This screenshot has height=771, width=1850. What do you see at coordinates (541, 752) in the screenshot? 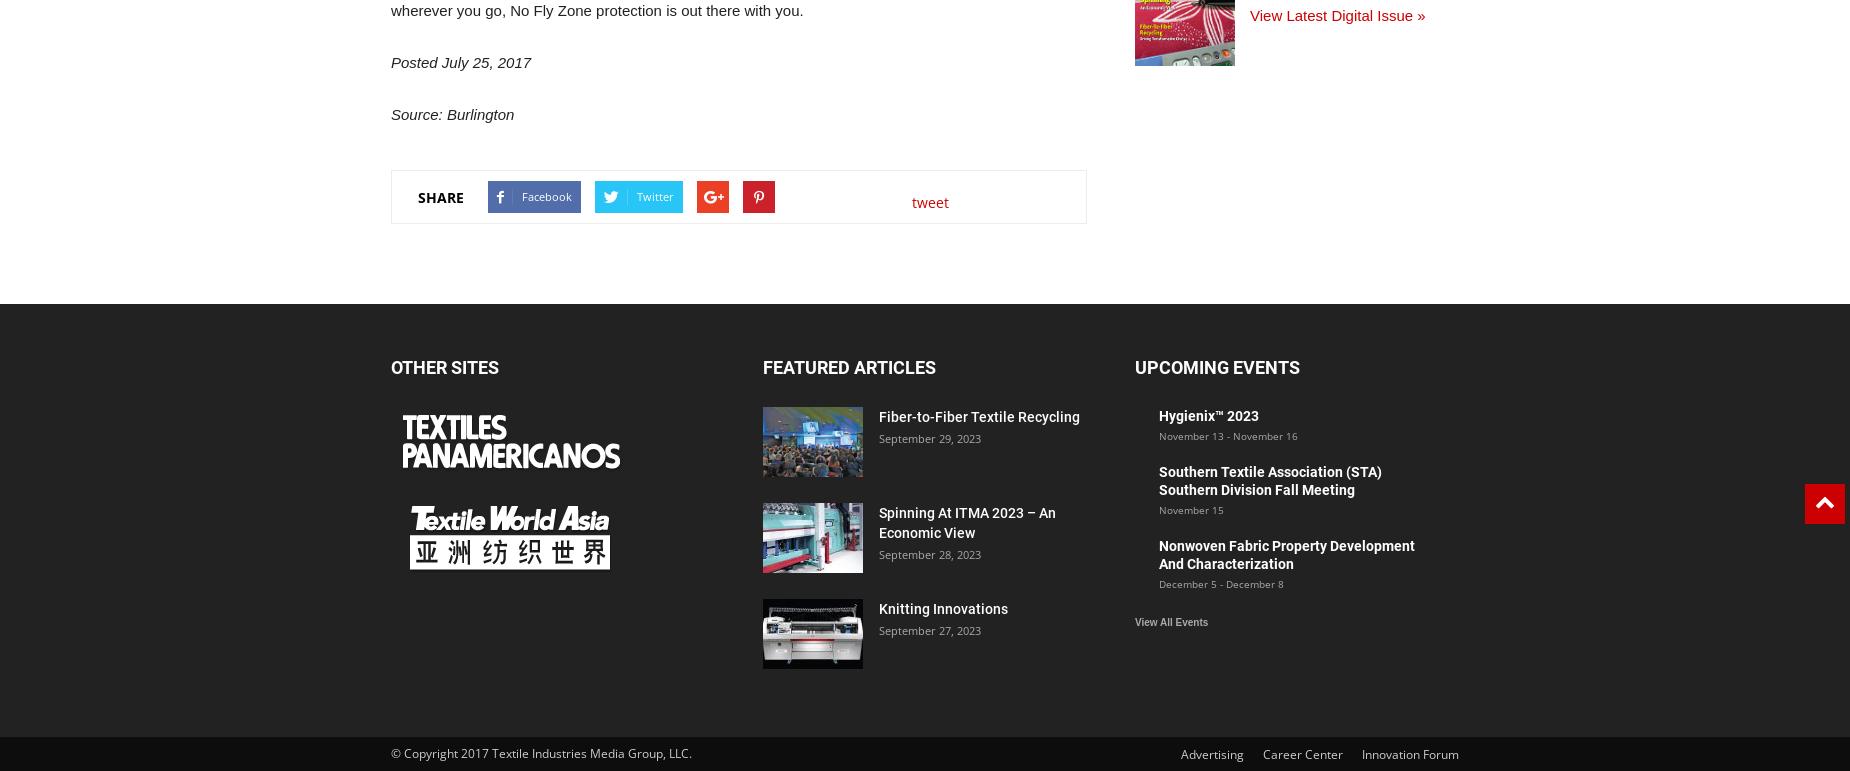
I see `'© Copyright 2017 Textile Industries Media Group, LLC.'` at bounding box center [541, 752].